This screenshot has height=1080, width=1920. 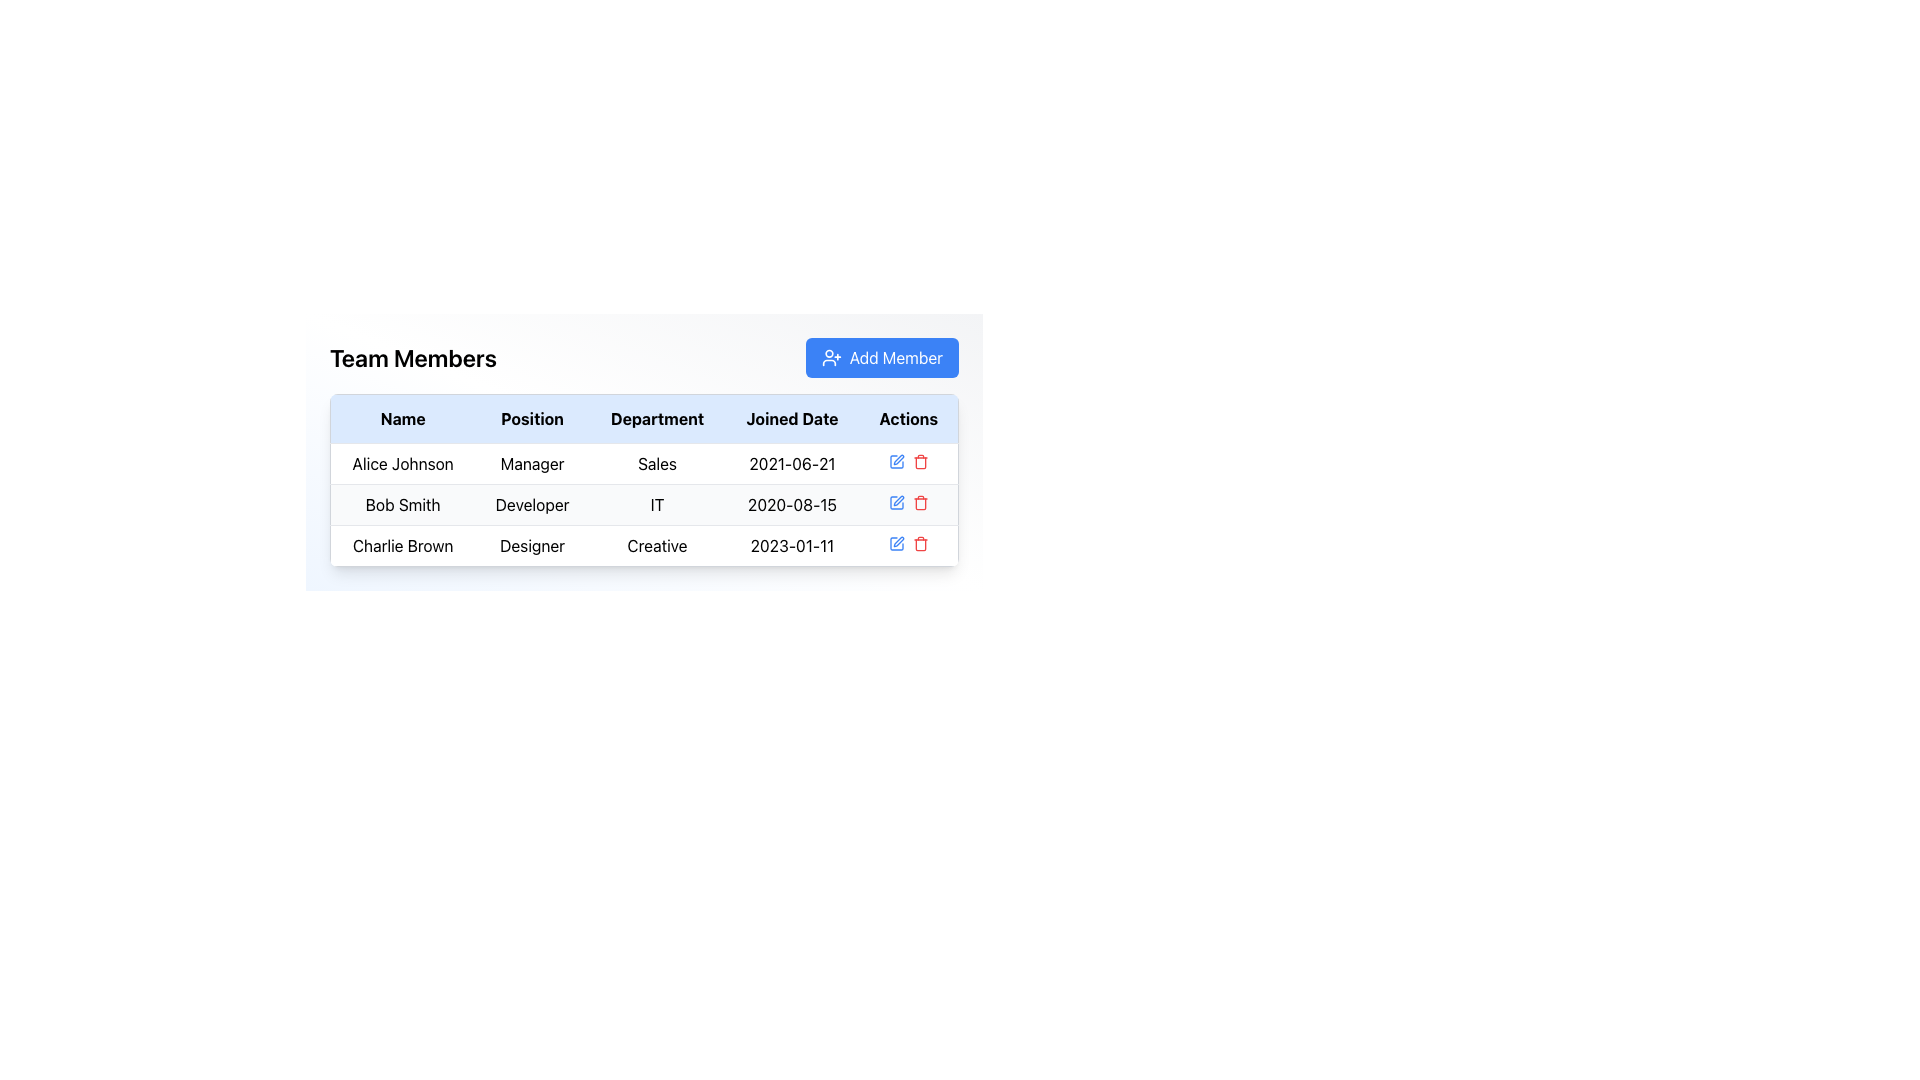 I want to click on the user icon with a plus sign, which is styled in white on a blue circular background, located to the left of the text 'Add Member' within the button labeled 'Add Member' in the top-right corner, so click(x=831, y=357).